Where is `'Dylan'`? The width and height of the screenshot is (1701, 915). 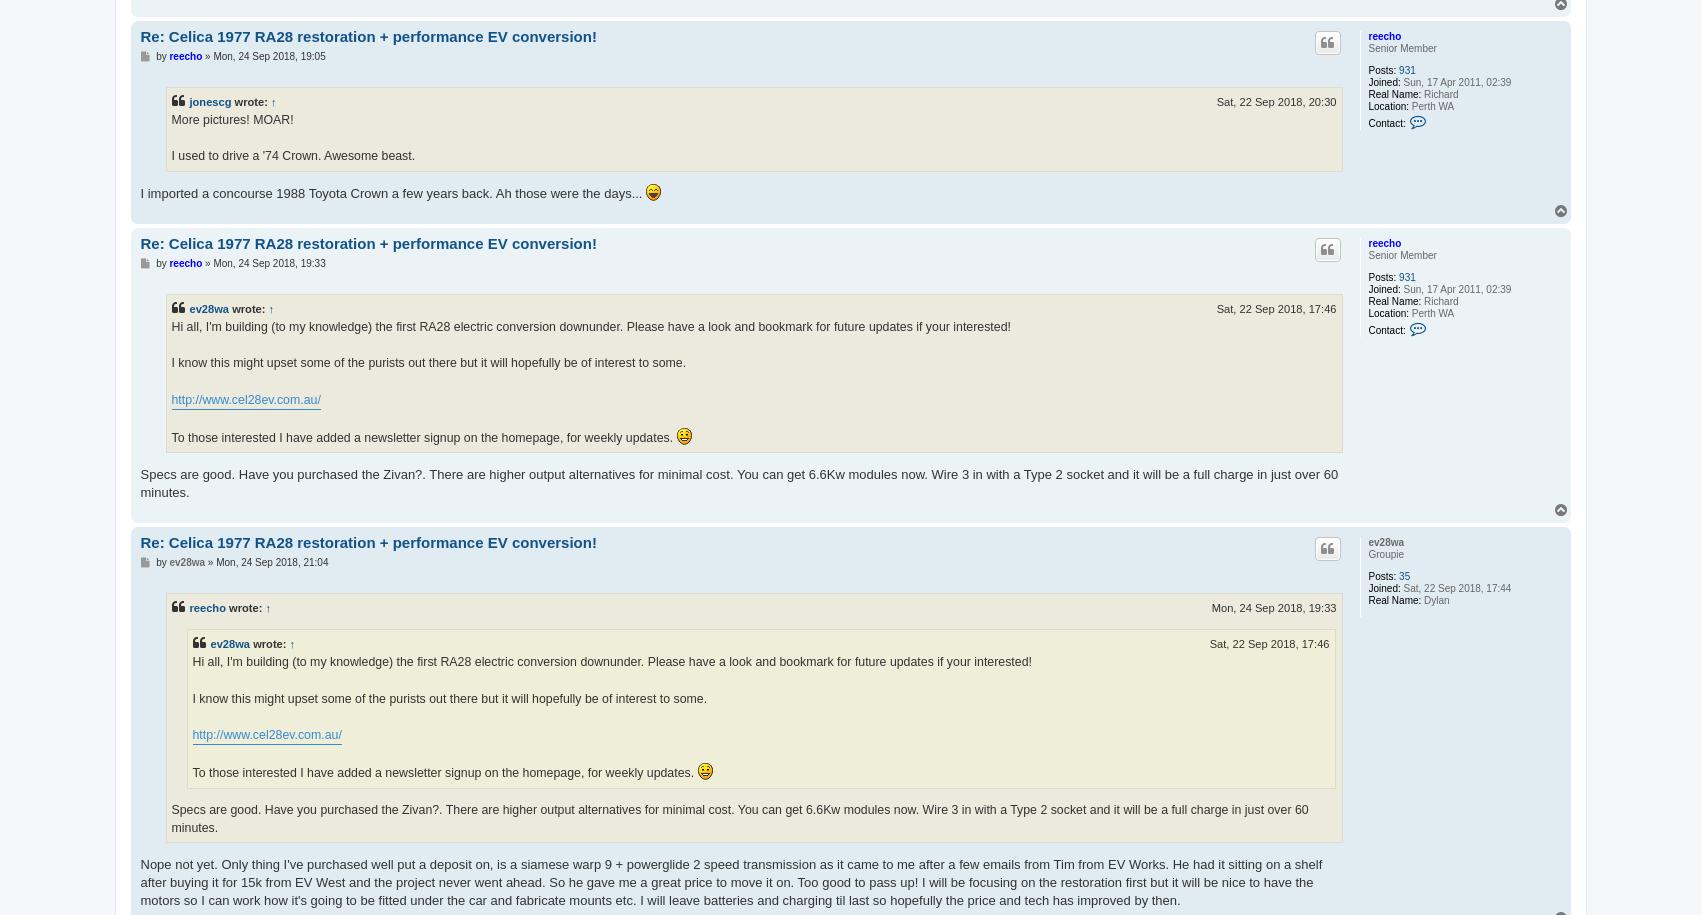
'Dylan' is located at coordinates (1433, 598).